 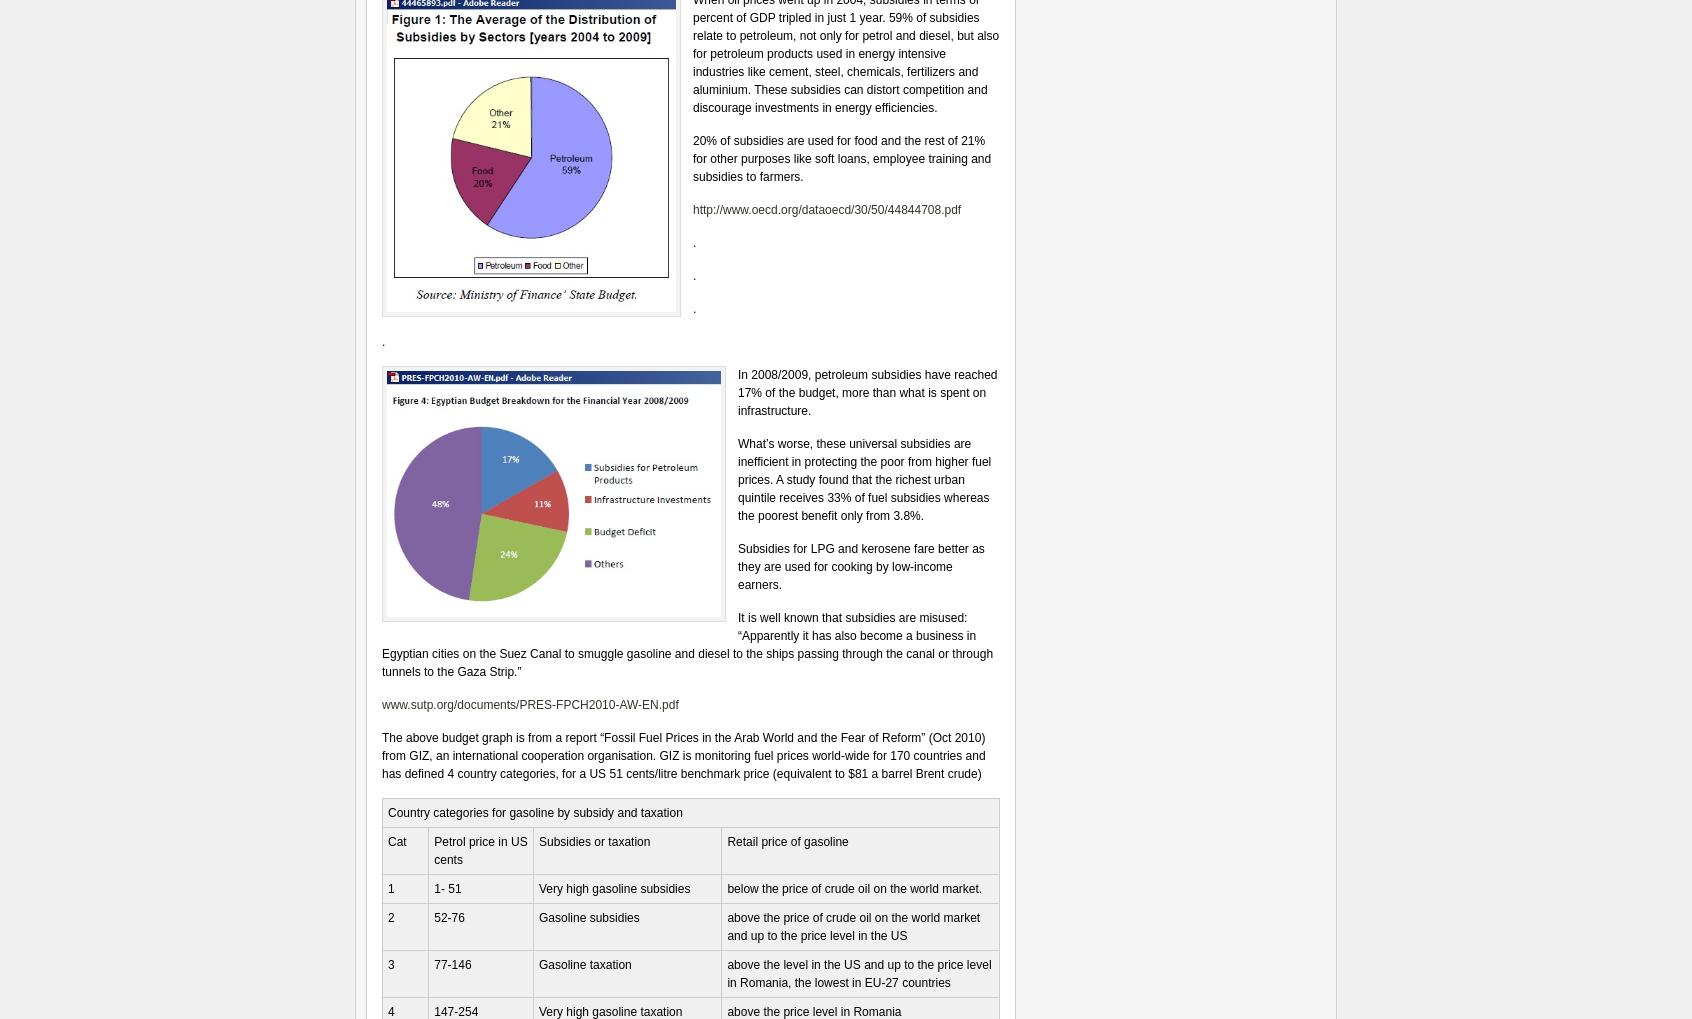 What do you see at coordinates (535, 812) in the screenshot?
I see `'Country categories for gasoline by subsidy and taxation'` at bounding box center [535, 812].